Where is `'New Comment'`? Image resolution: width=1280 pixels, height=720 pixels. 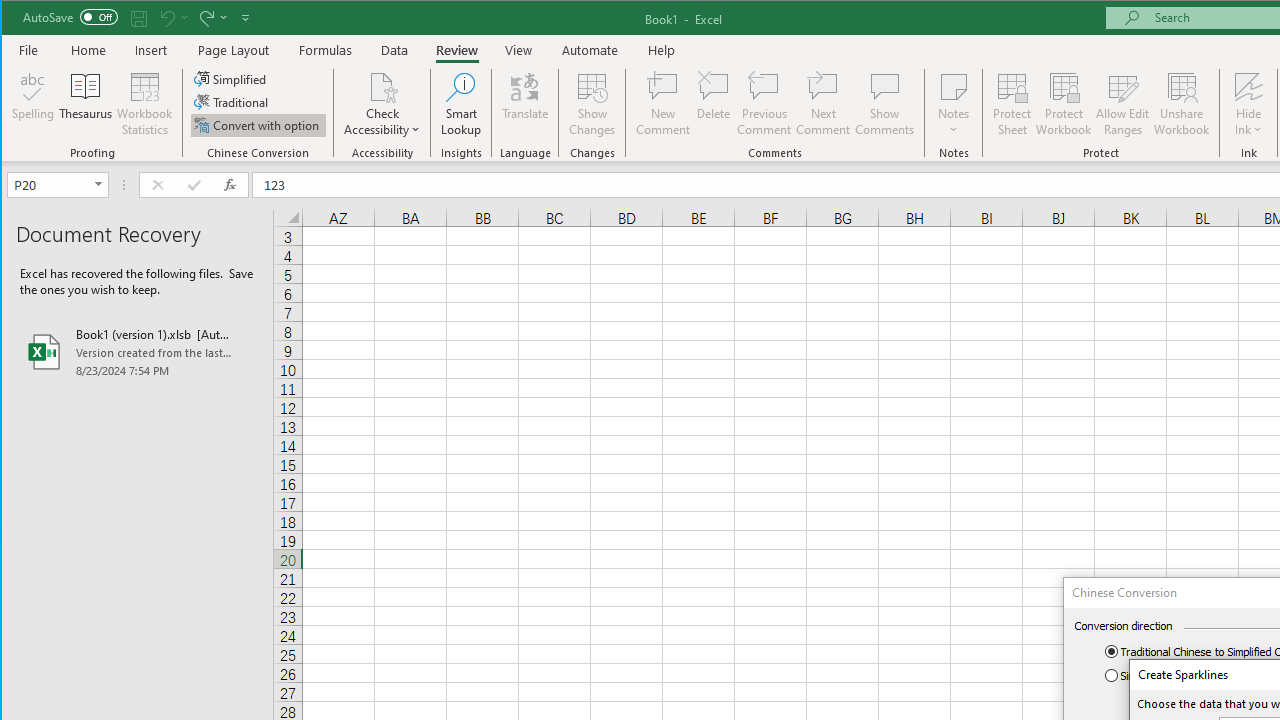
'New Comment' is located at coordinates (663, 104).